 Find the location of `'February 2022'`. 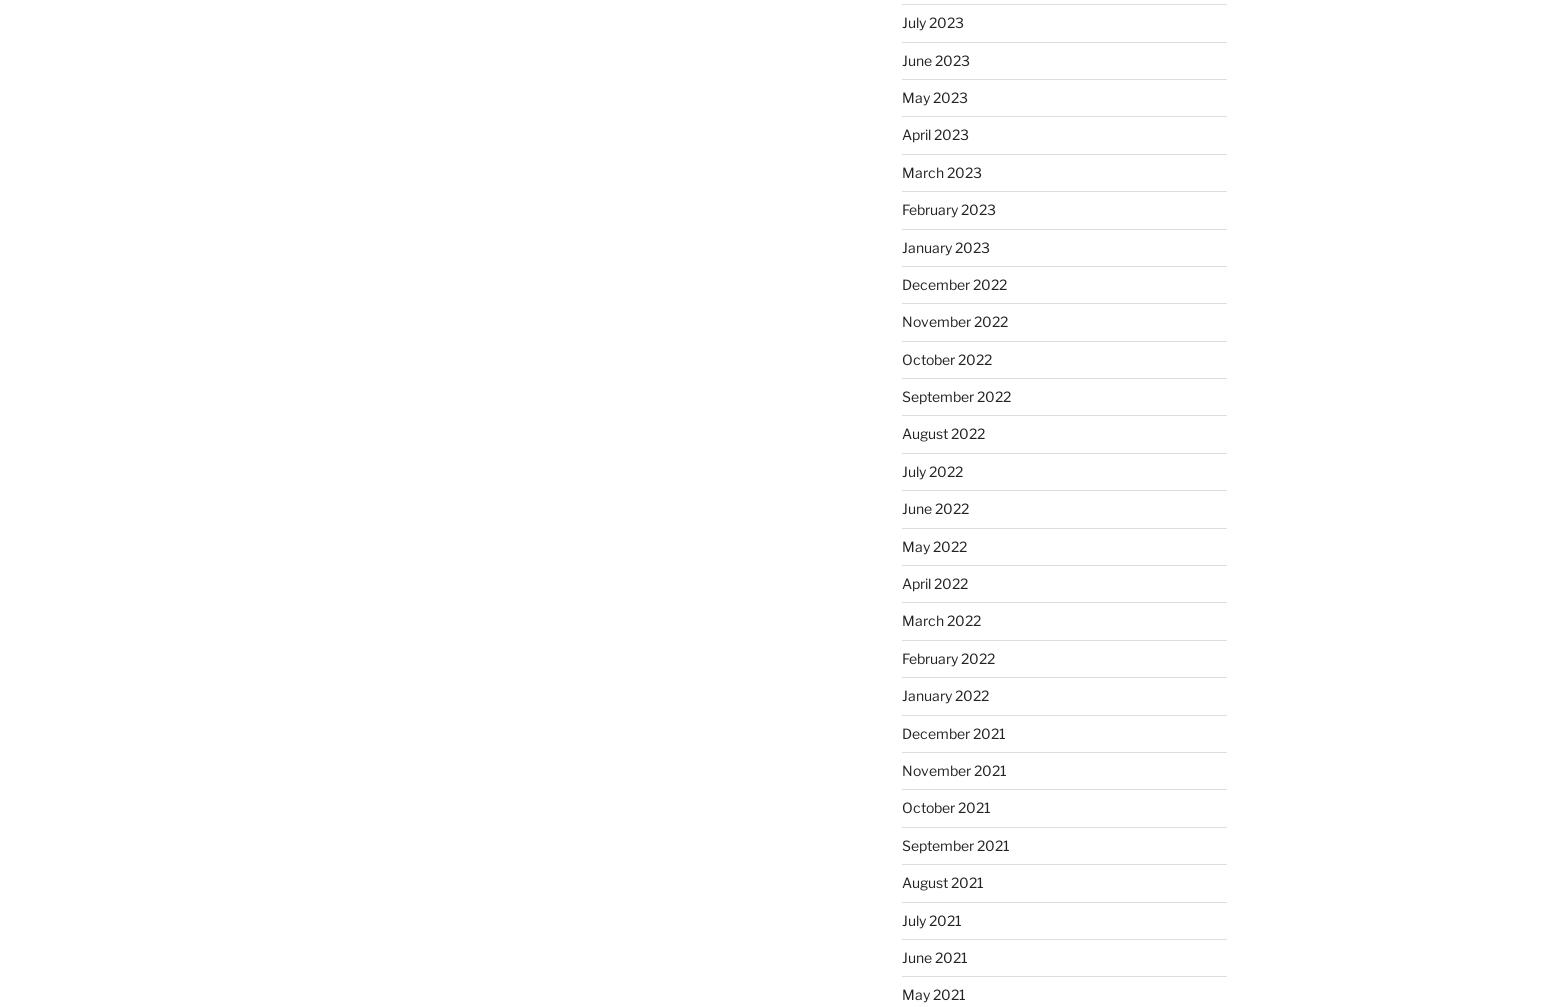

'February 2022' is located at coordinates (901, 656).